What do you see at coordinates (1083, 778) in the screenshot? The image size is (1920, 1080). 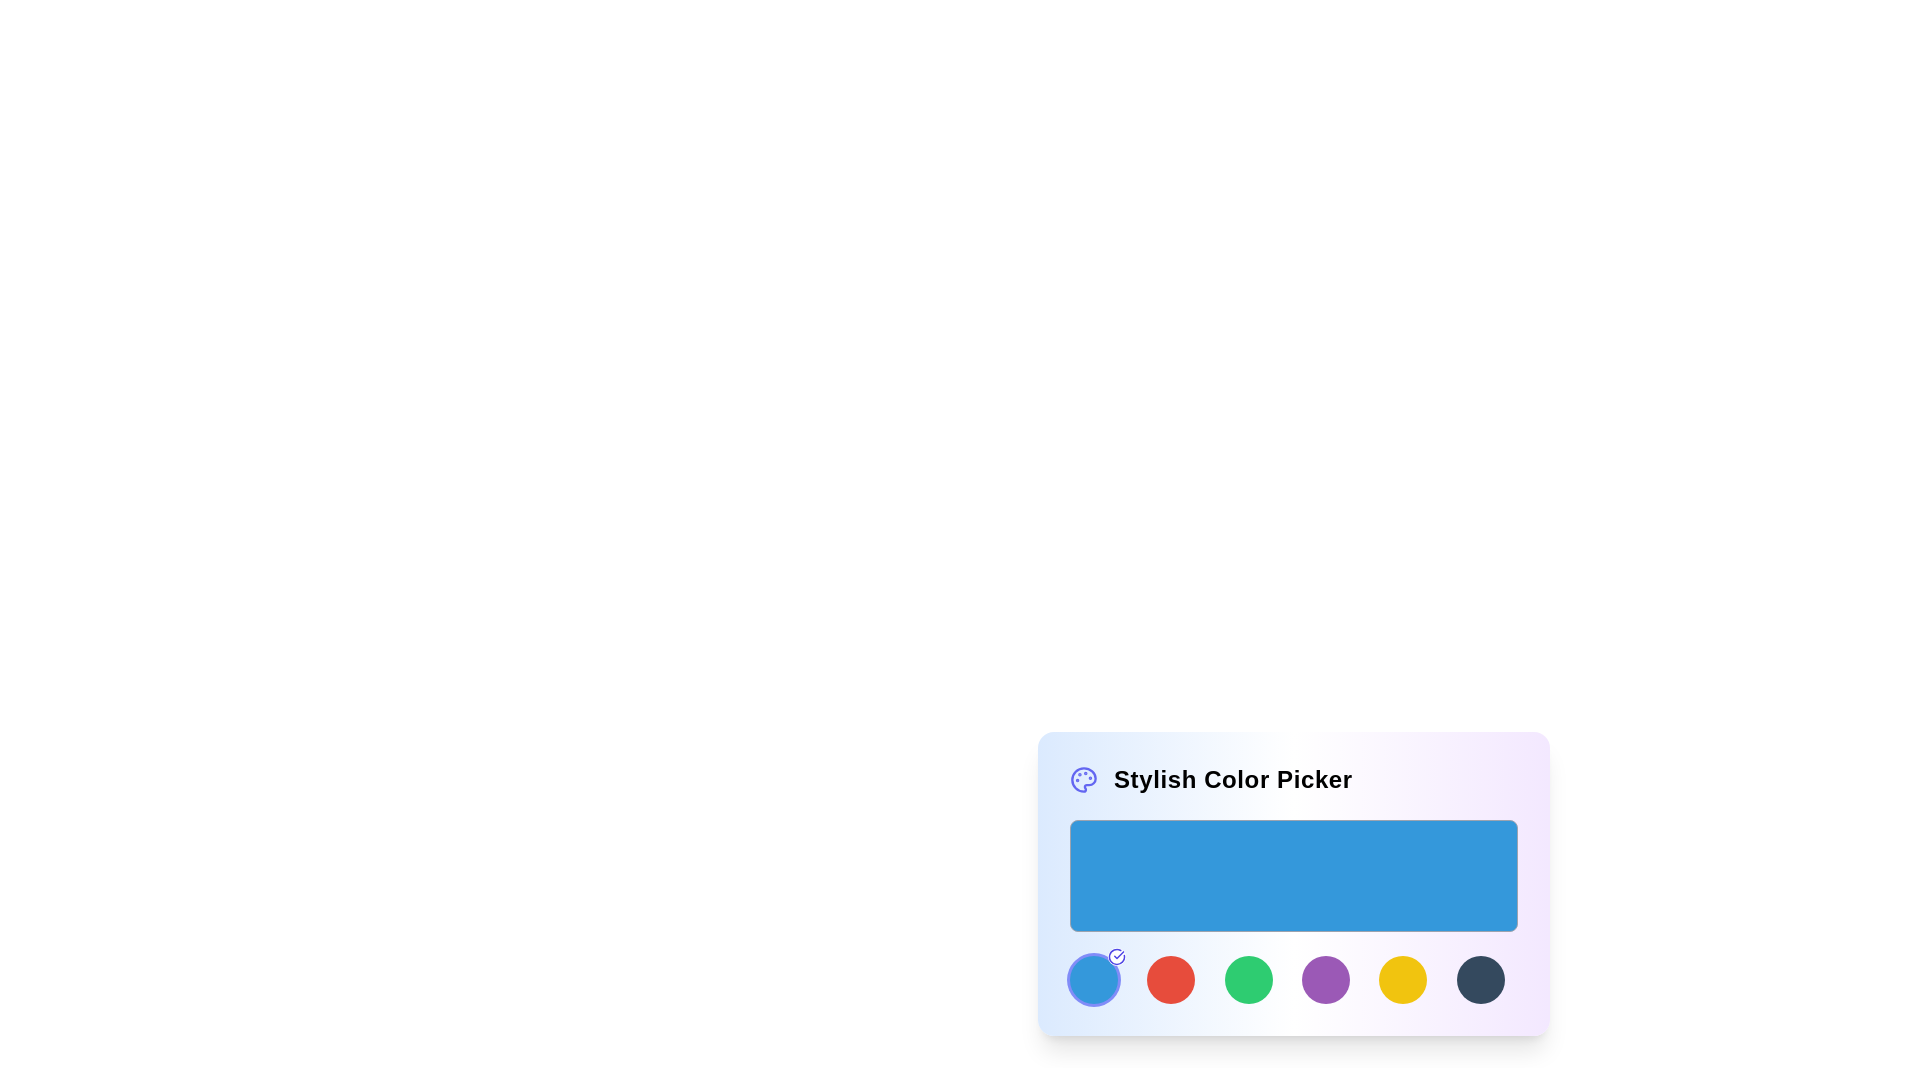 I see `the small indigo painter's palette icon positioned to the far left of the 'Stylish Color Picker' text element` at bounding box center [1083, 778].